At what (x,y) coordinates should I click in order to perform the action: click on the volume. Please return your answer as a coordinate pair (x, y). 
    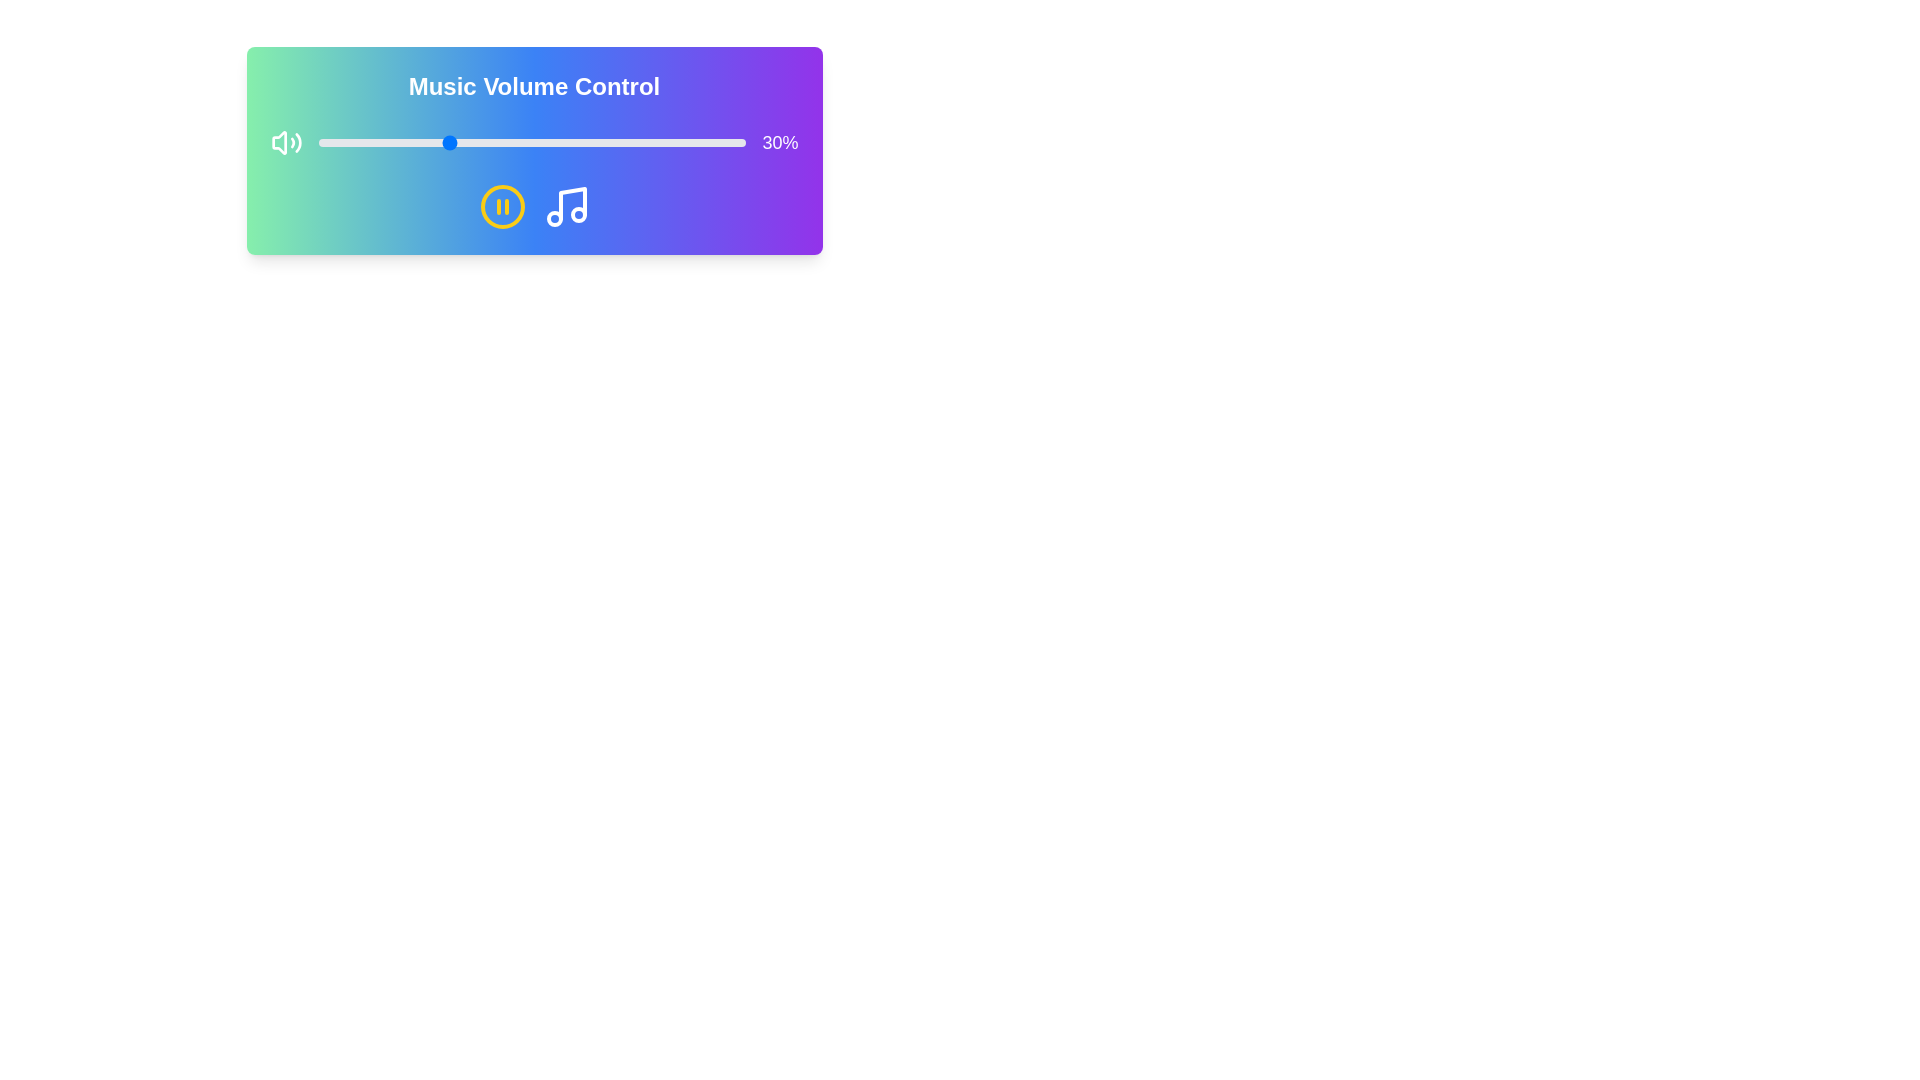
    Looking at the image, I should click on (347, 141).